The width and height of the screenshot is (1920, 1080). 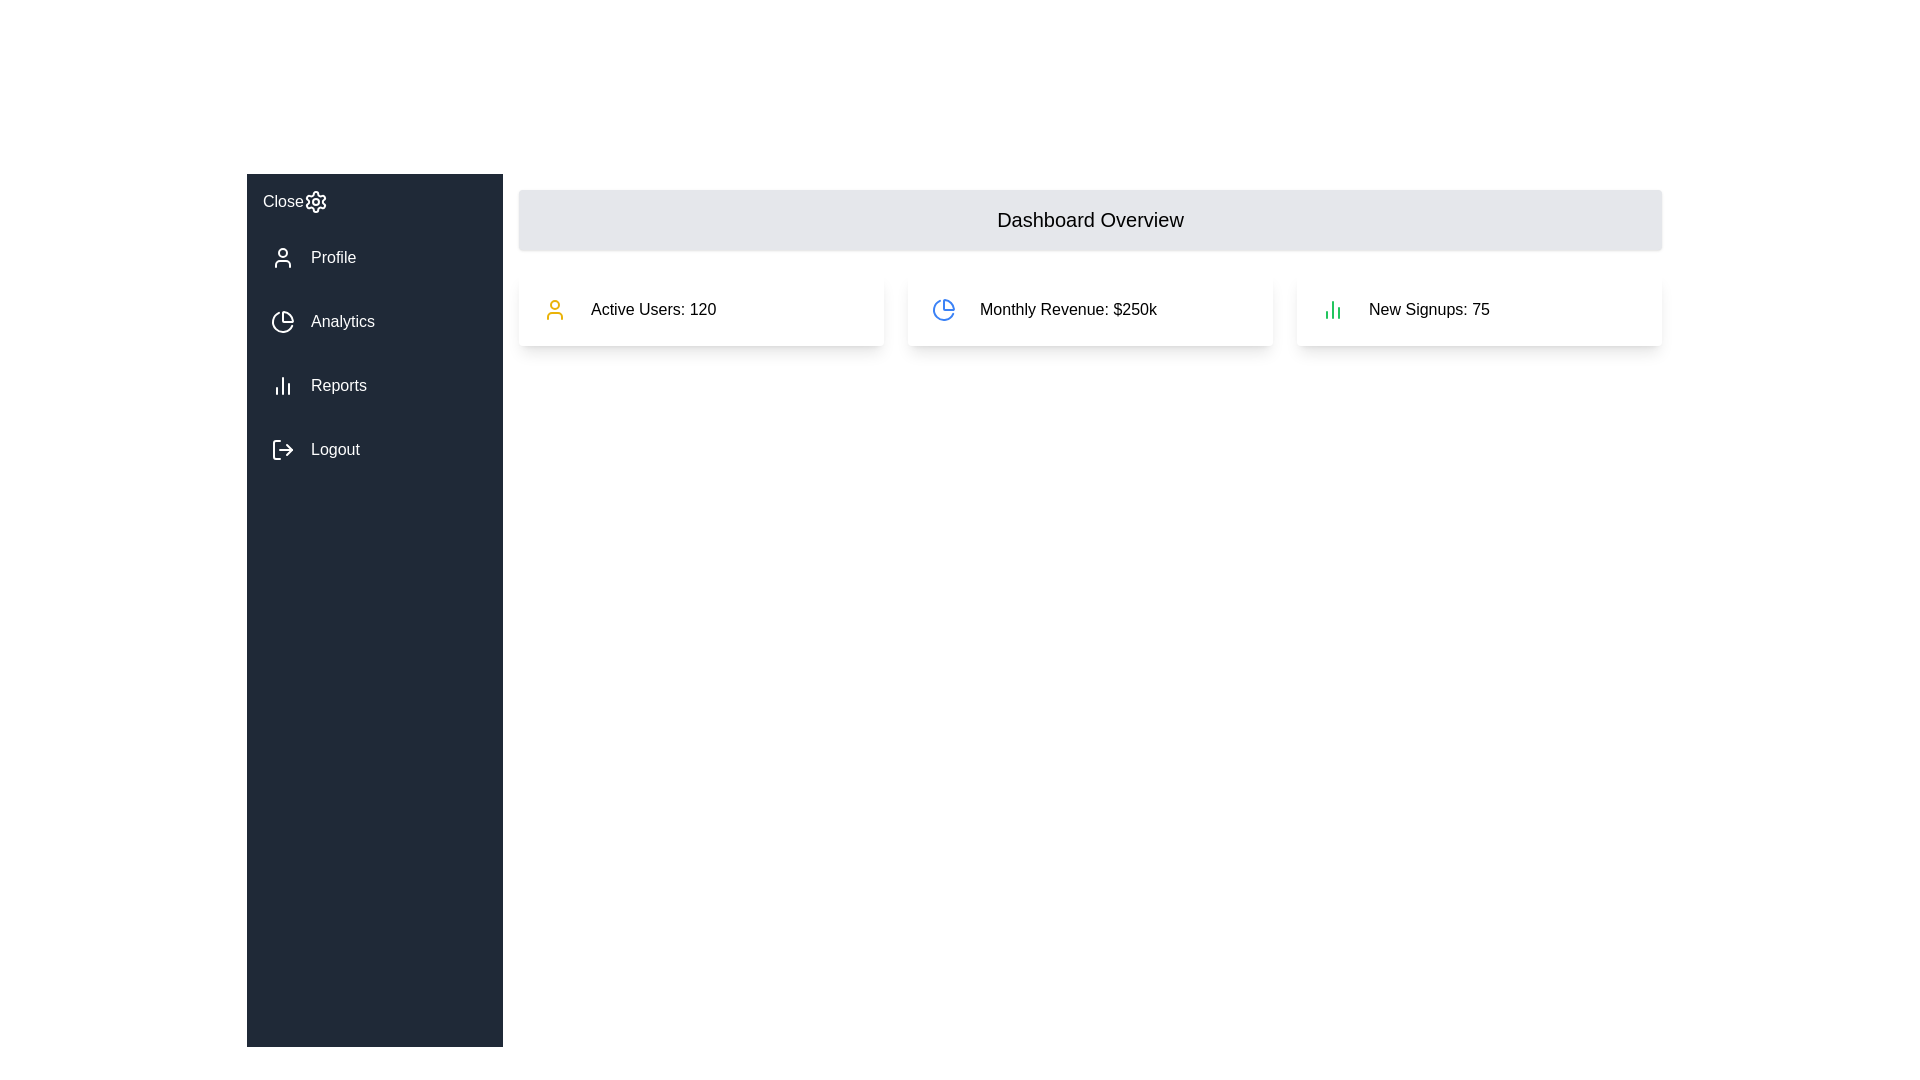 I want to click on the pie chart icon located in the sidebar navigation menu, so click(x=282, y=320).